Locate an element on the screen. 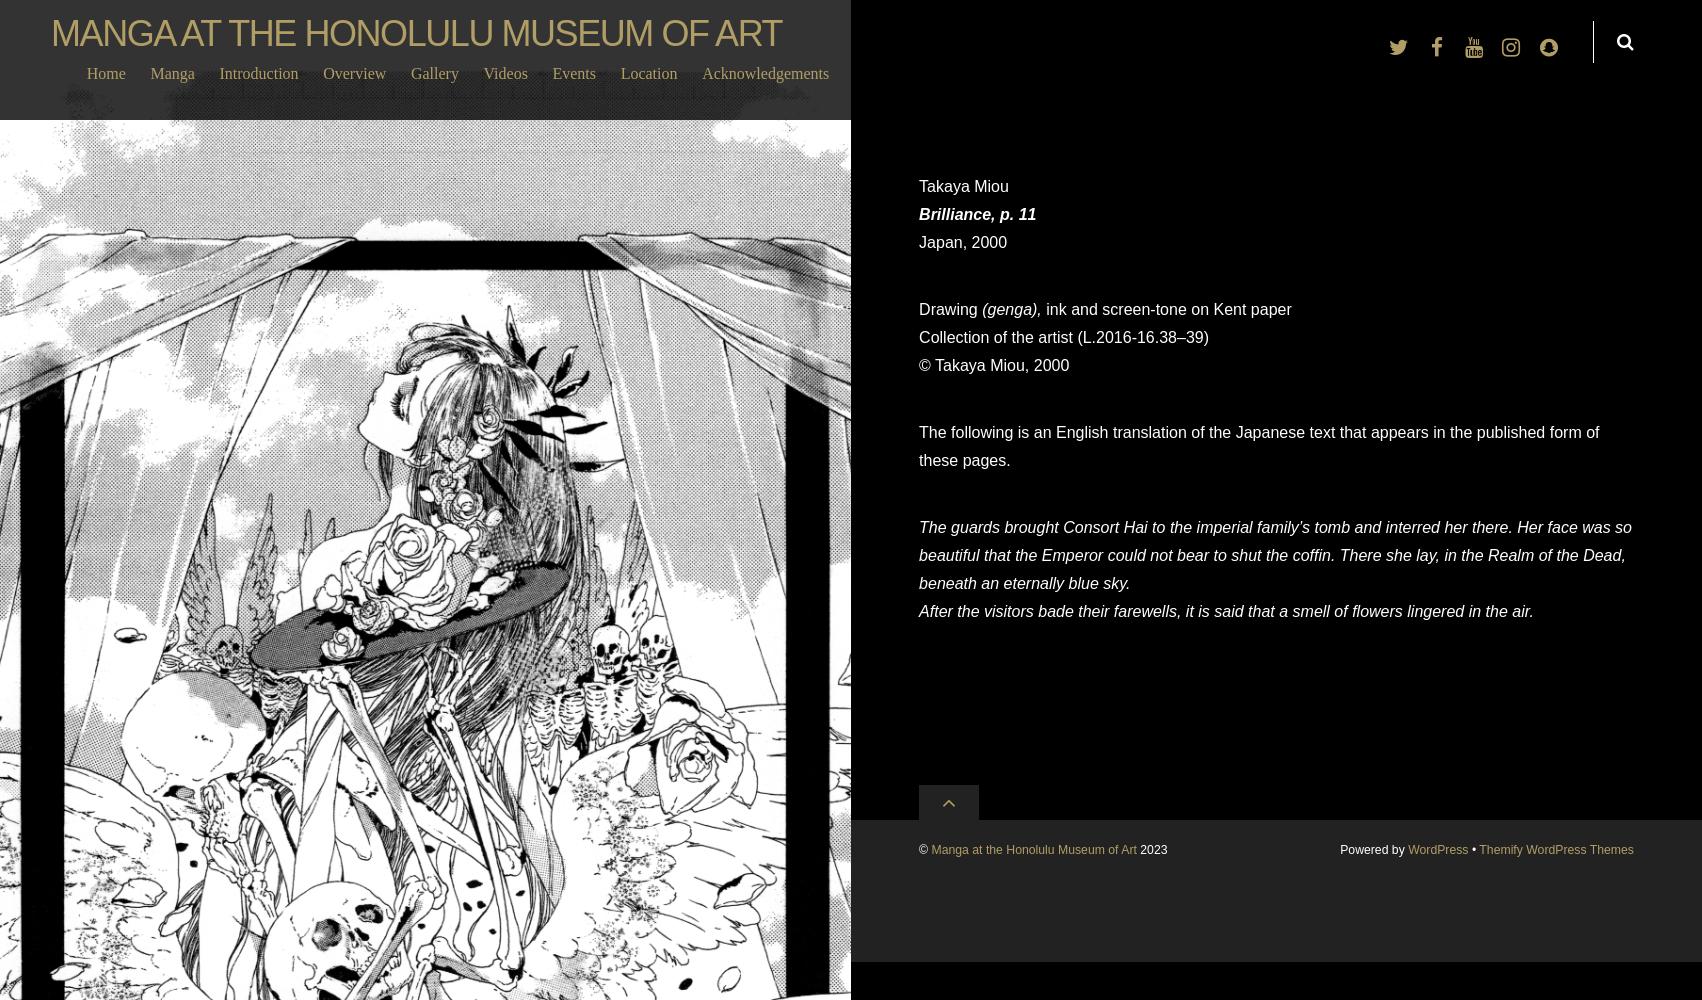 This screenshot has width=1702, height=1000. 'Videos' is located at coordinates (503, 72).